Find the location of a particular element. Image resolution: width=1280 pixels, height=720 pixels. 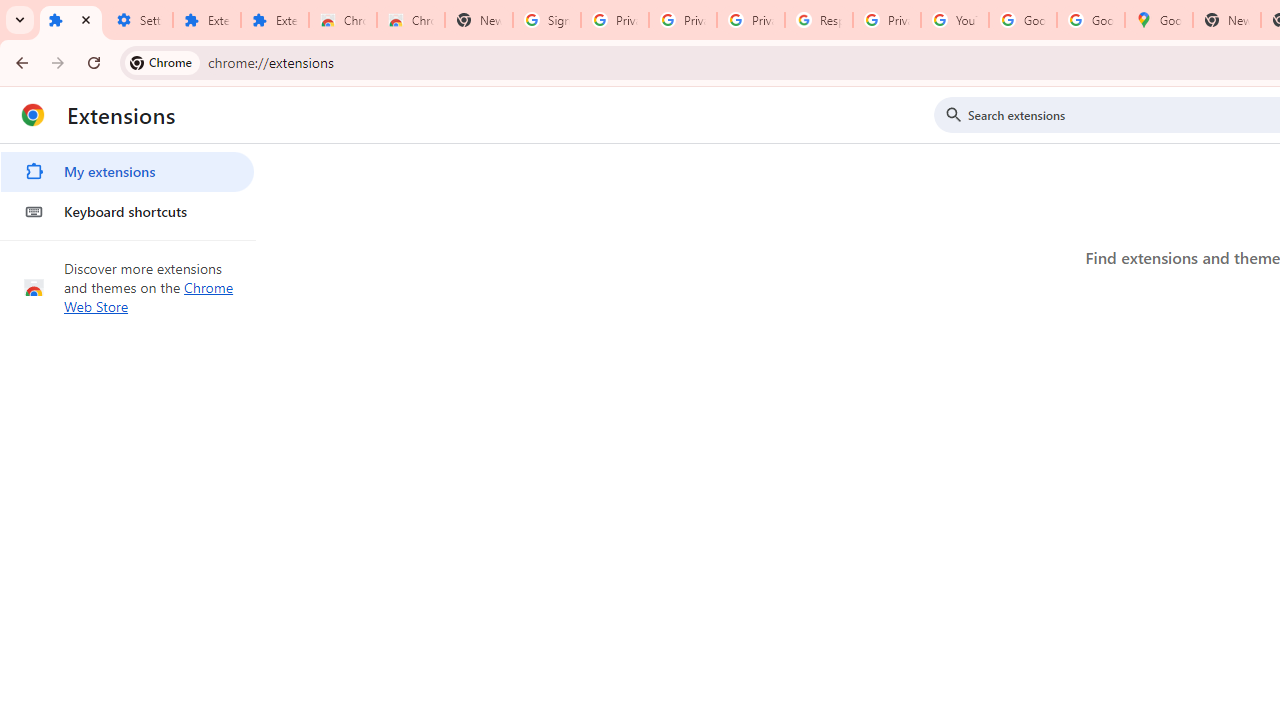

'Chrome Web Store - Themes' is located at coordinates (410, 20).